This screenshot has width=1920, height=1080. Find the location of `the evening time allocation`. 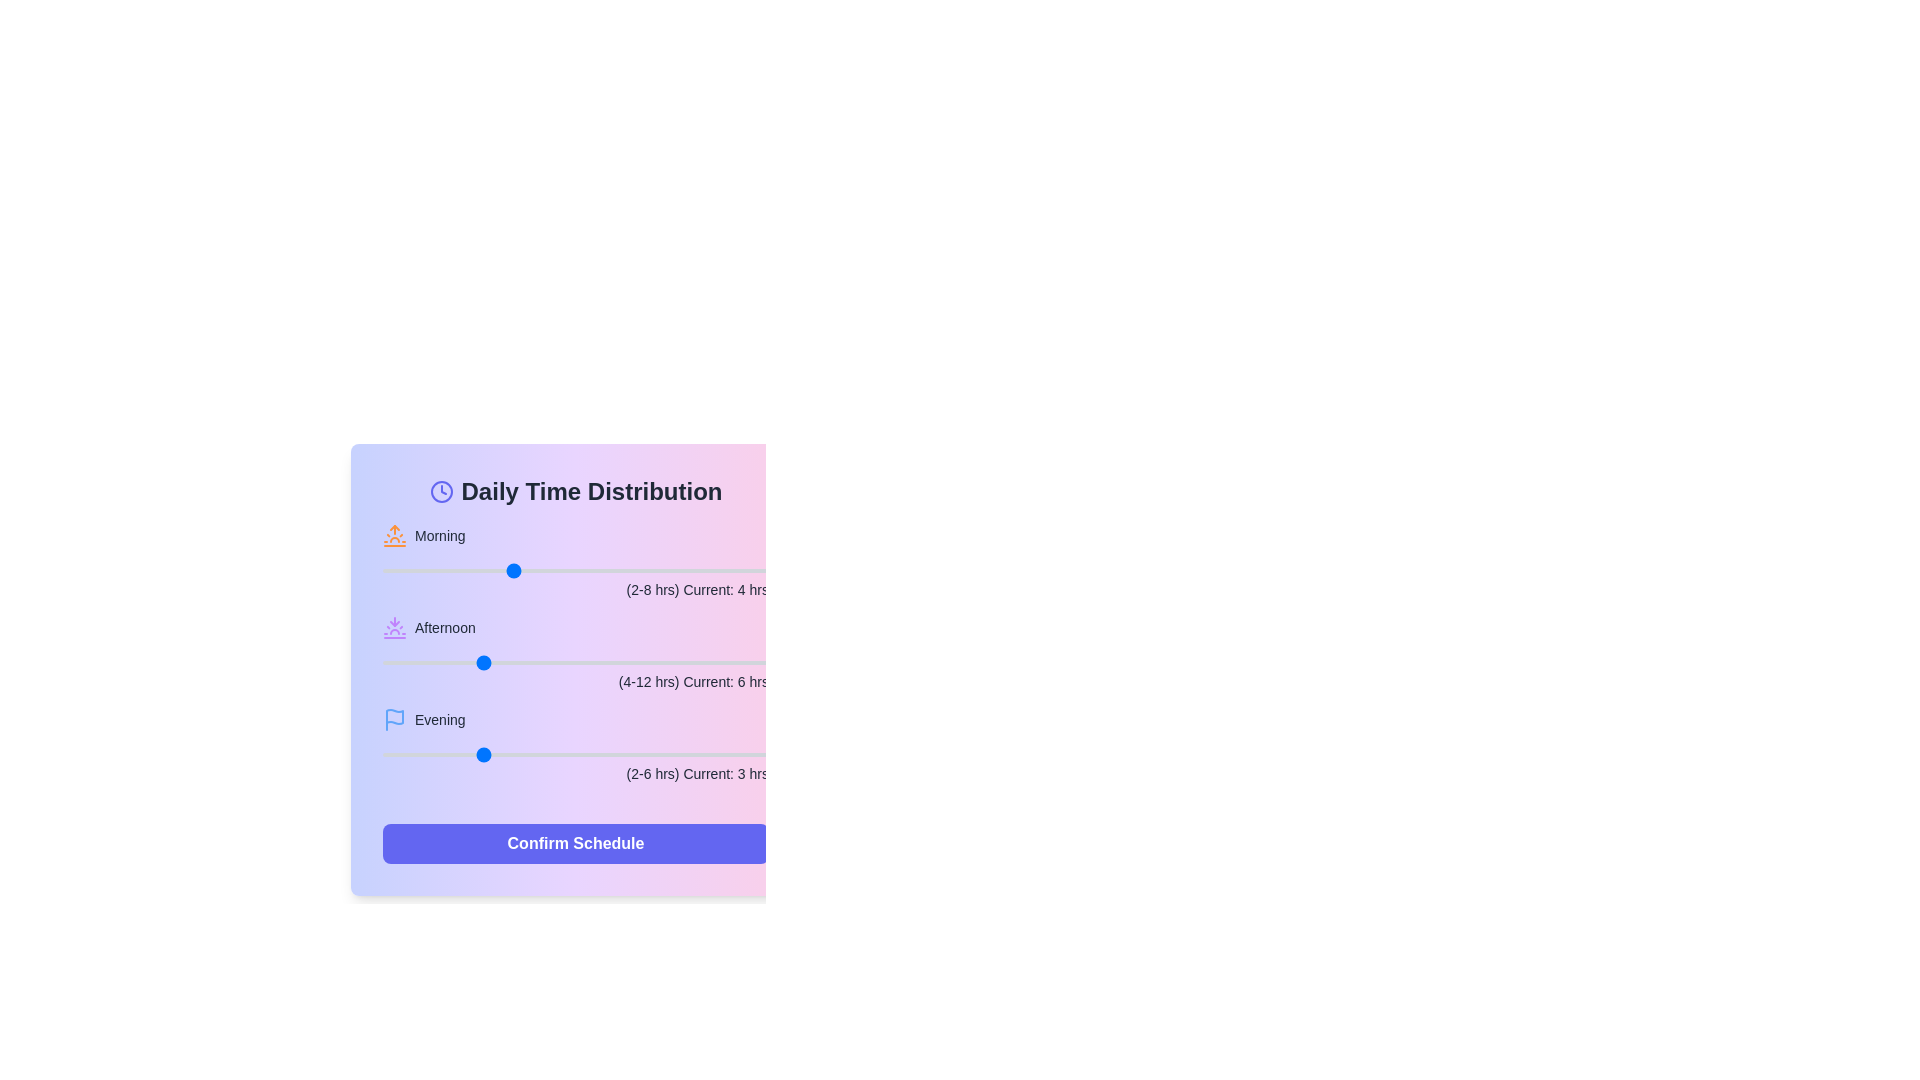

the evening time allocation is located at coordinates (672, 755).